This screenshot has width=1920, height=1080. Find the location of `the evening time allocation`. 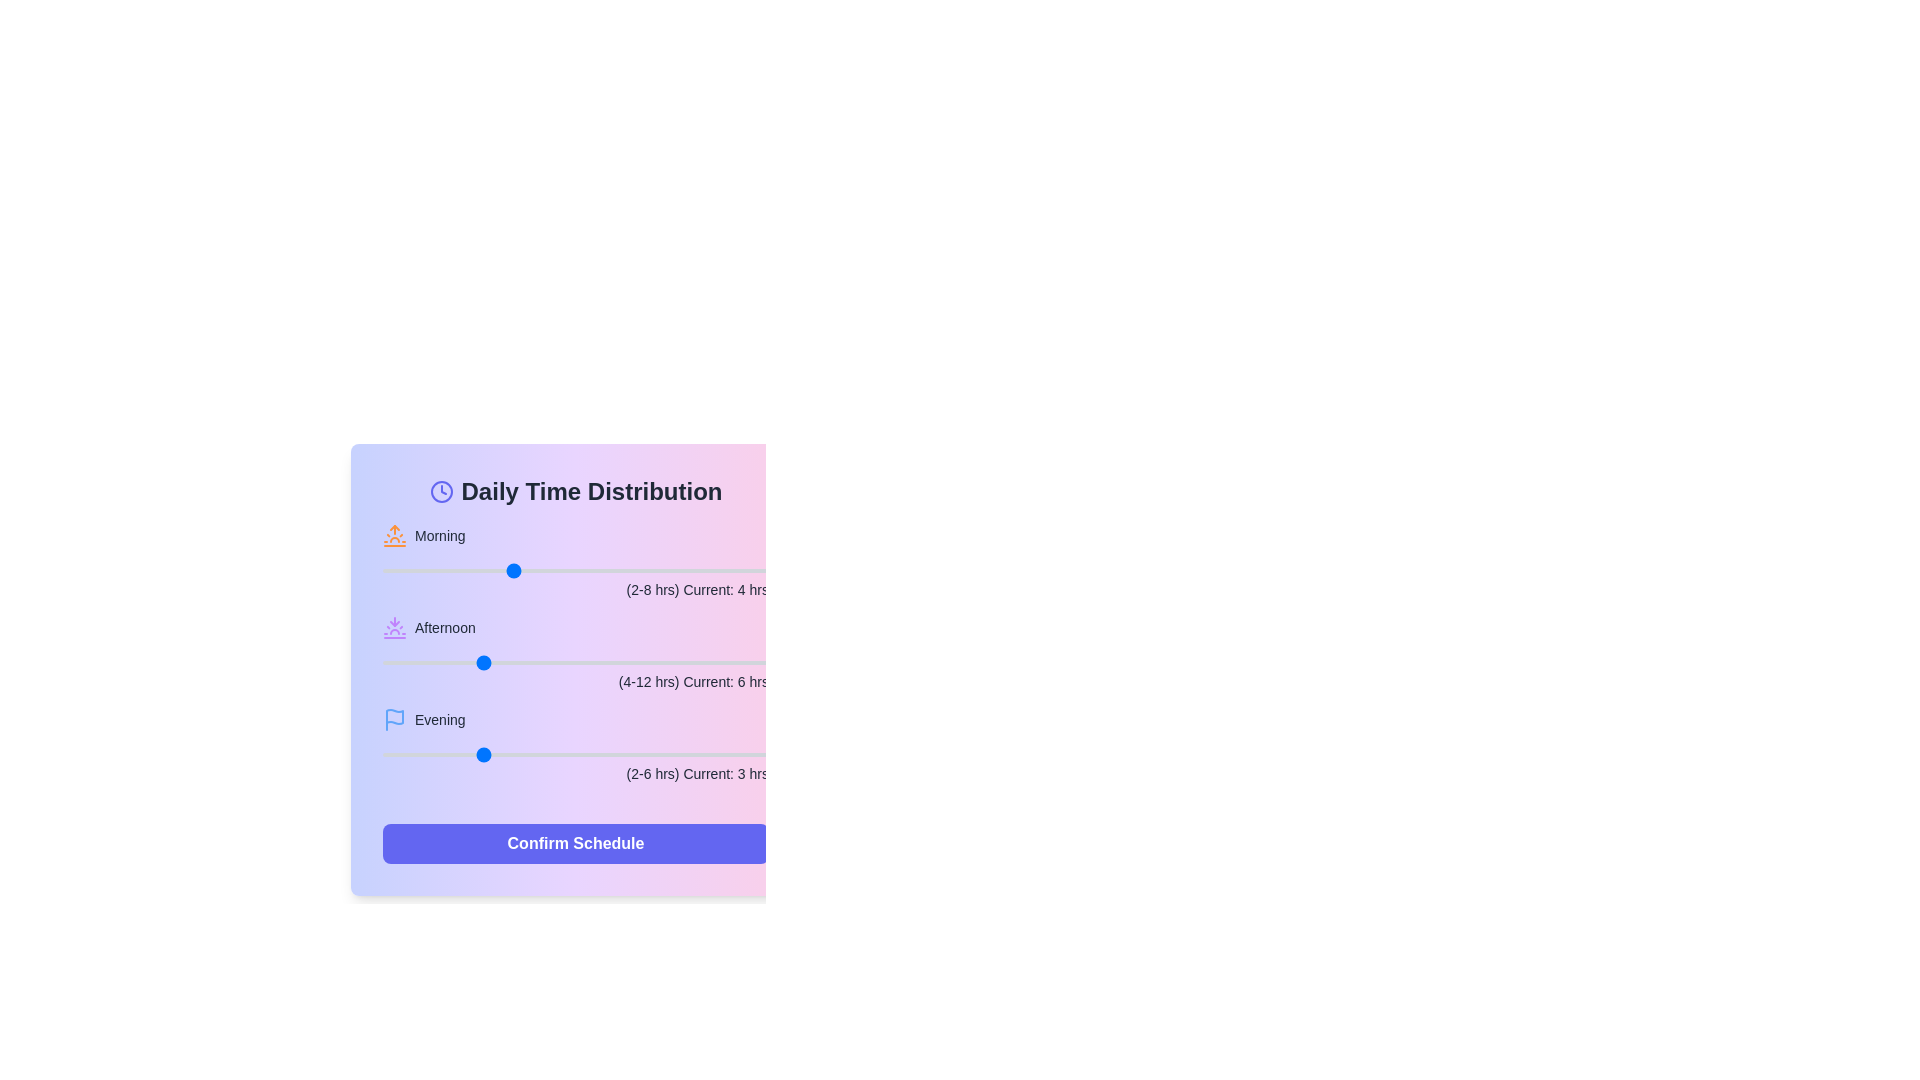

the evening time allocation is located at coordinates (672, 755).